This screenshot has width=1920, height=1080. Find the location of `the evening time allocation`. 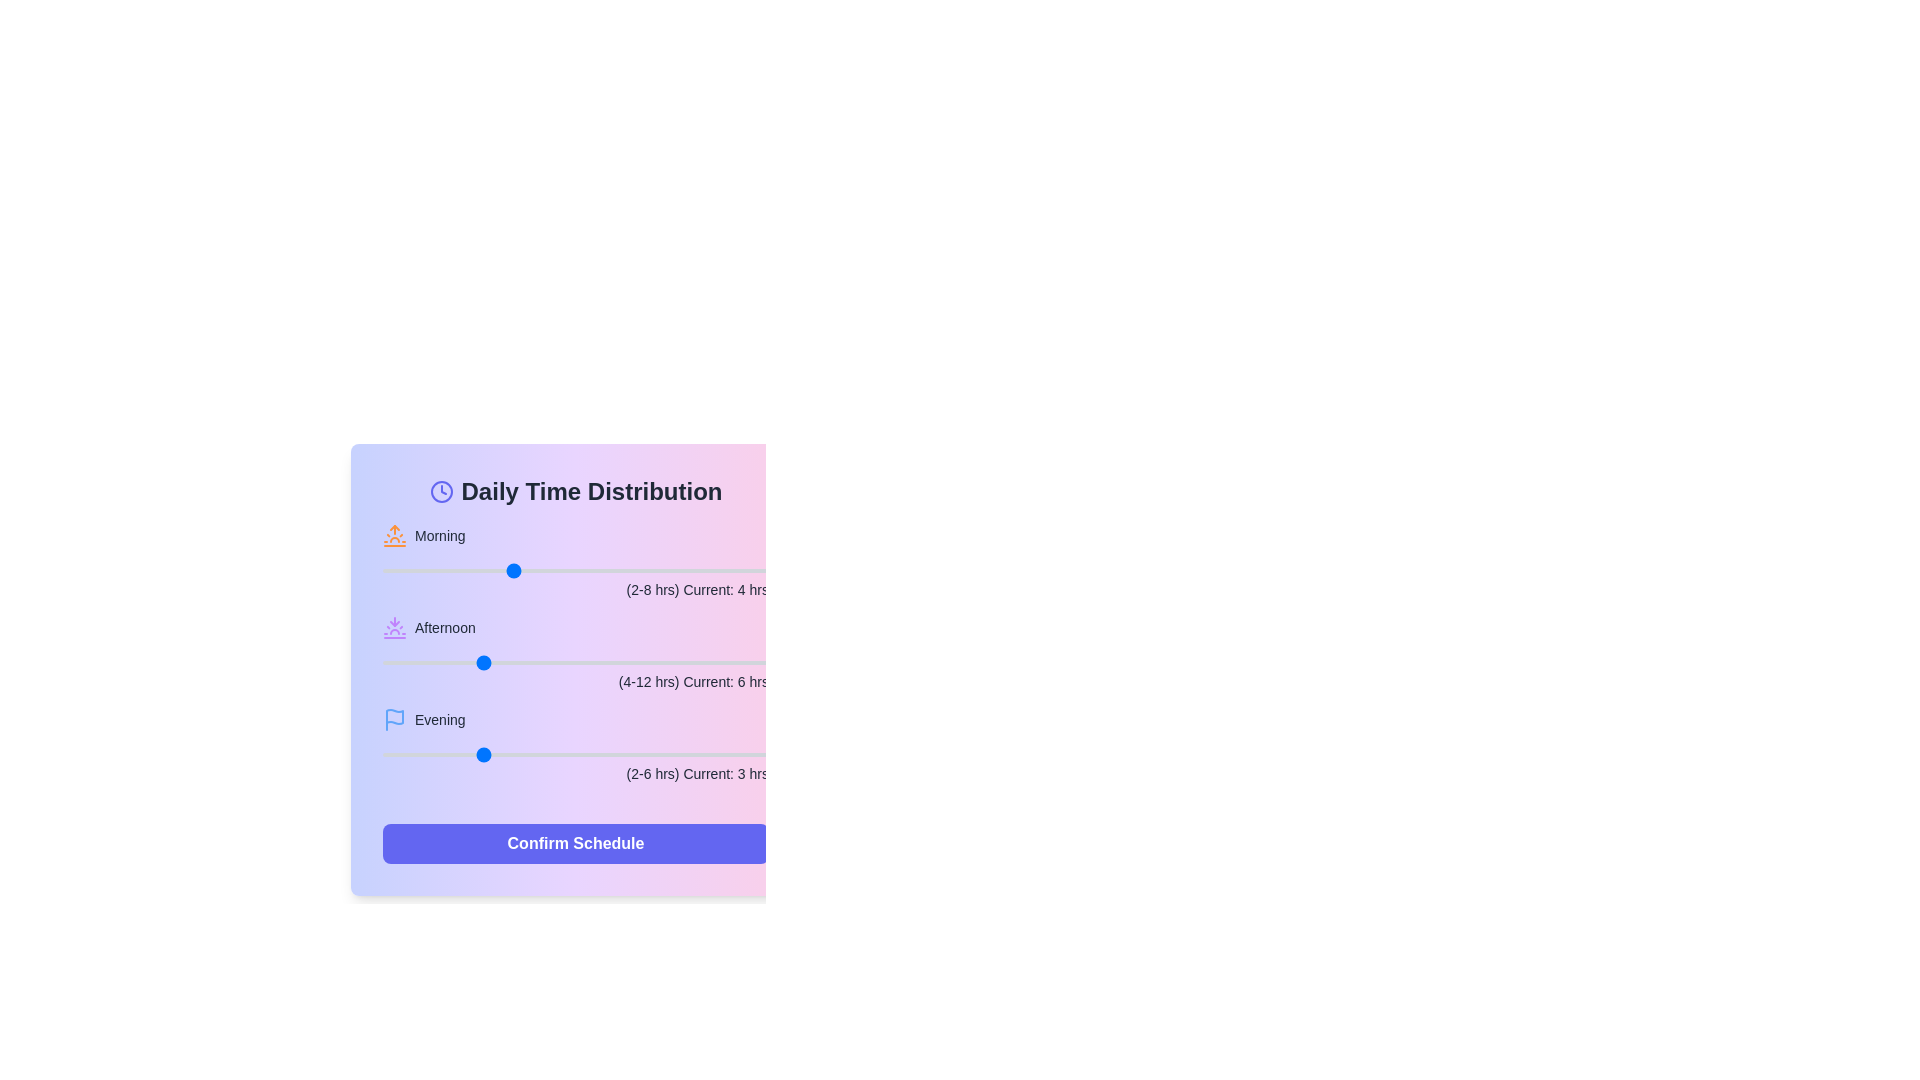

the evening time allocation is located at coordinates (672, 755).